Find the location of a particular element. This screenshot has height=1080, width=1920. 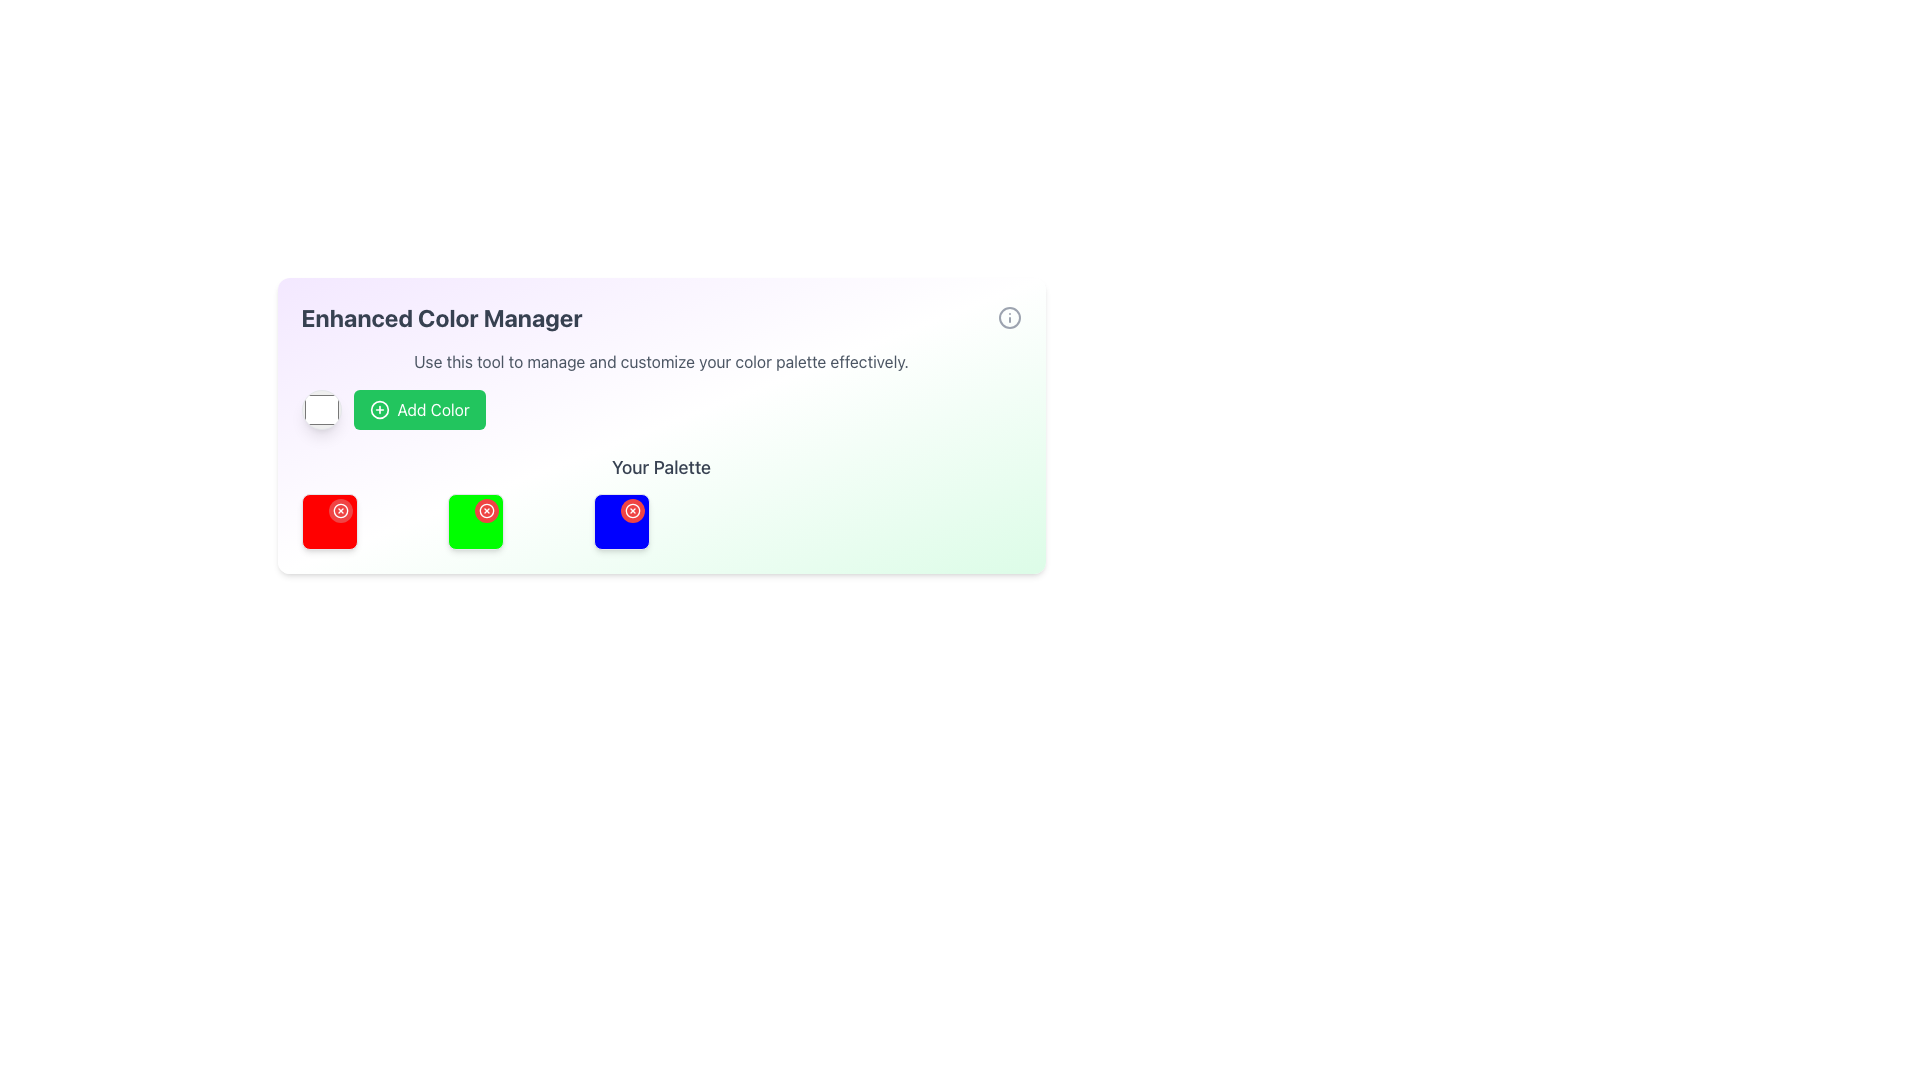

the text block that reads 'Use this tool to manage and customize your color palette effectively,' which is located below the title in the 'Enhanced Color Manager' card is located at coordinates (661, 362).